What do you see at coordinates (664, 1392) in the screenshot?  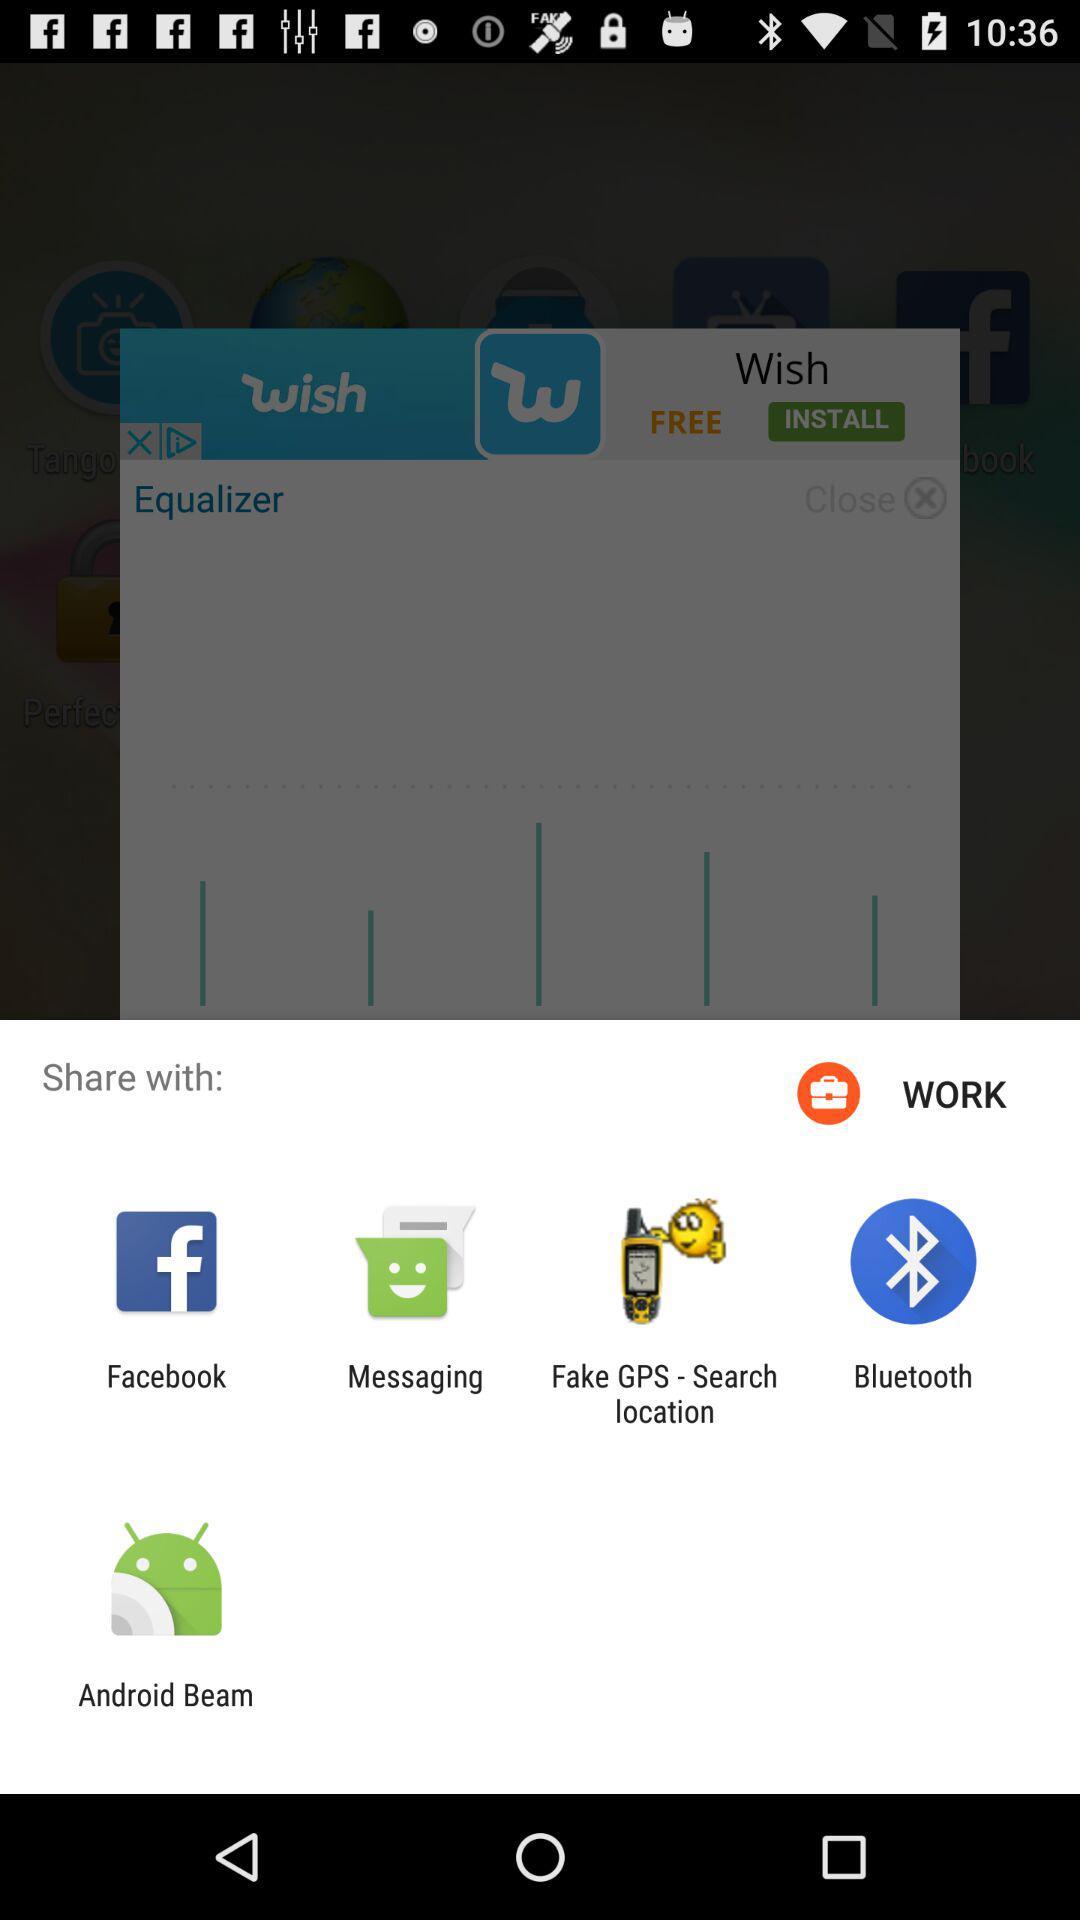 I see `fake gps search` at bounding box center [664, 1392].